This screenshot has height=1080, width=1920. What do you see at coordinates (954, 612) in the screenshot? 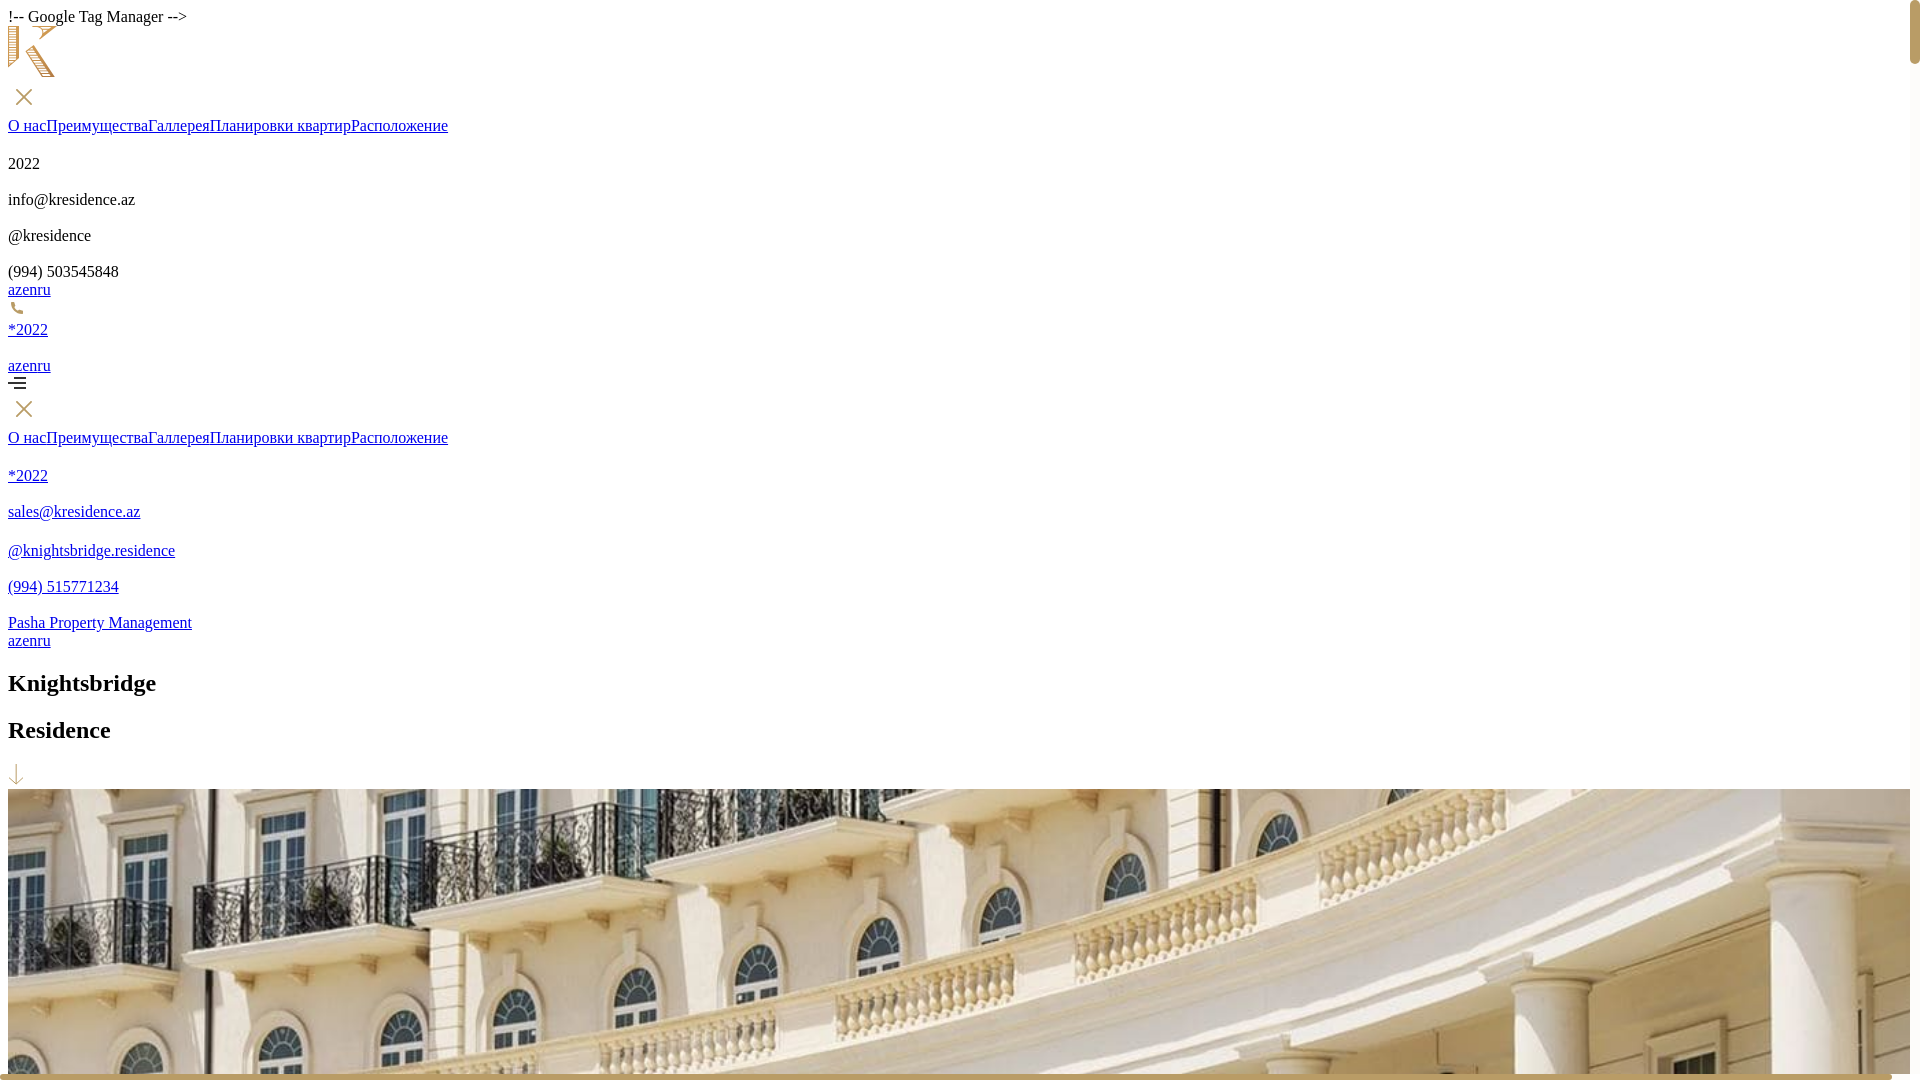
I see `'Pasha Property Management'` at bounding box center [954, 612].